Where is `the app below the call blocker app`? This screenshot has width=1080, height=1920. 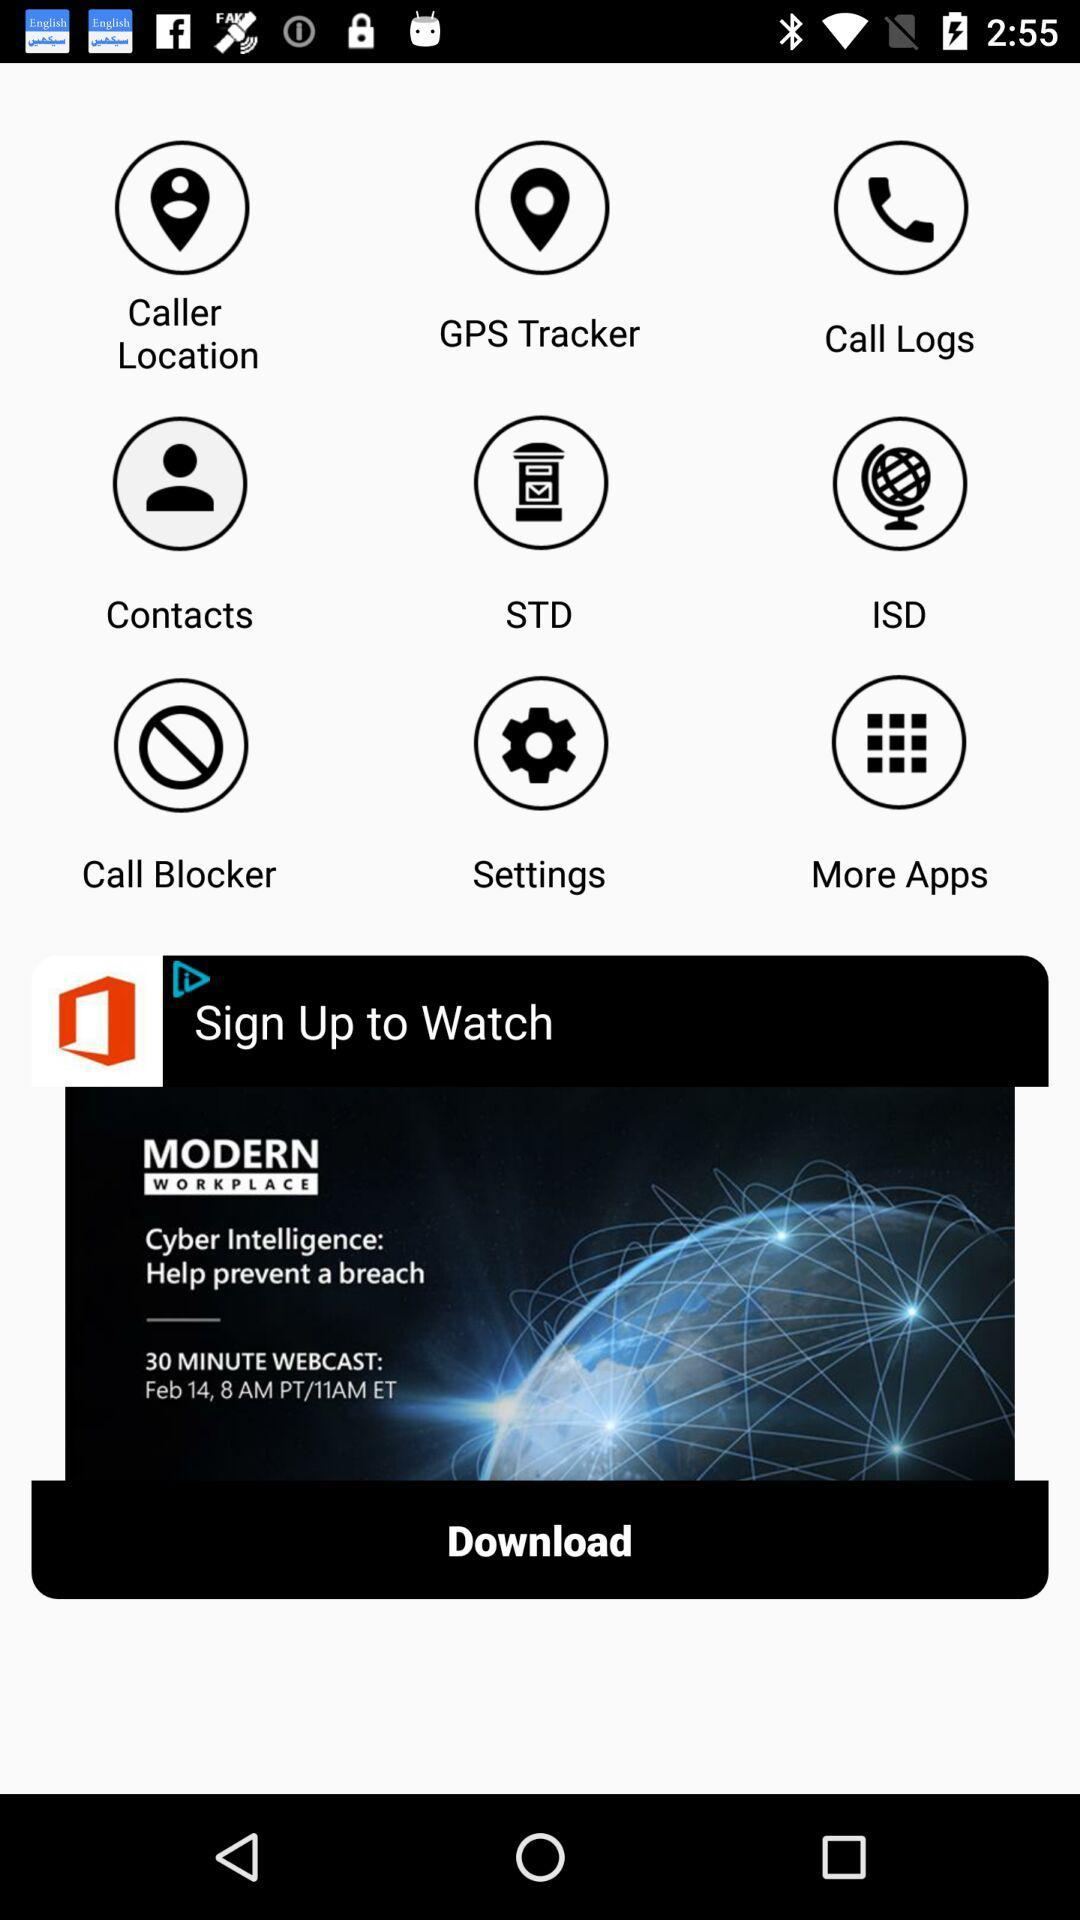
the app below the call blocker app is located at coordinates (620, 1021).